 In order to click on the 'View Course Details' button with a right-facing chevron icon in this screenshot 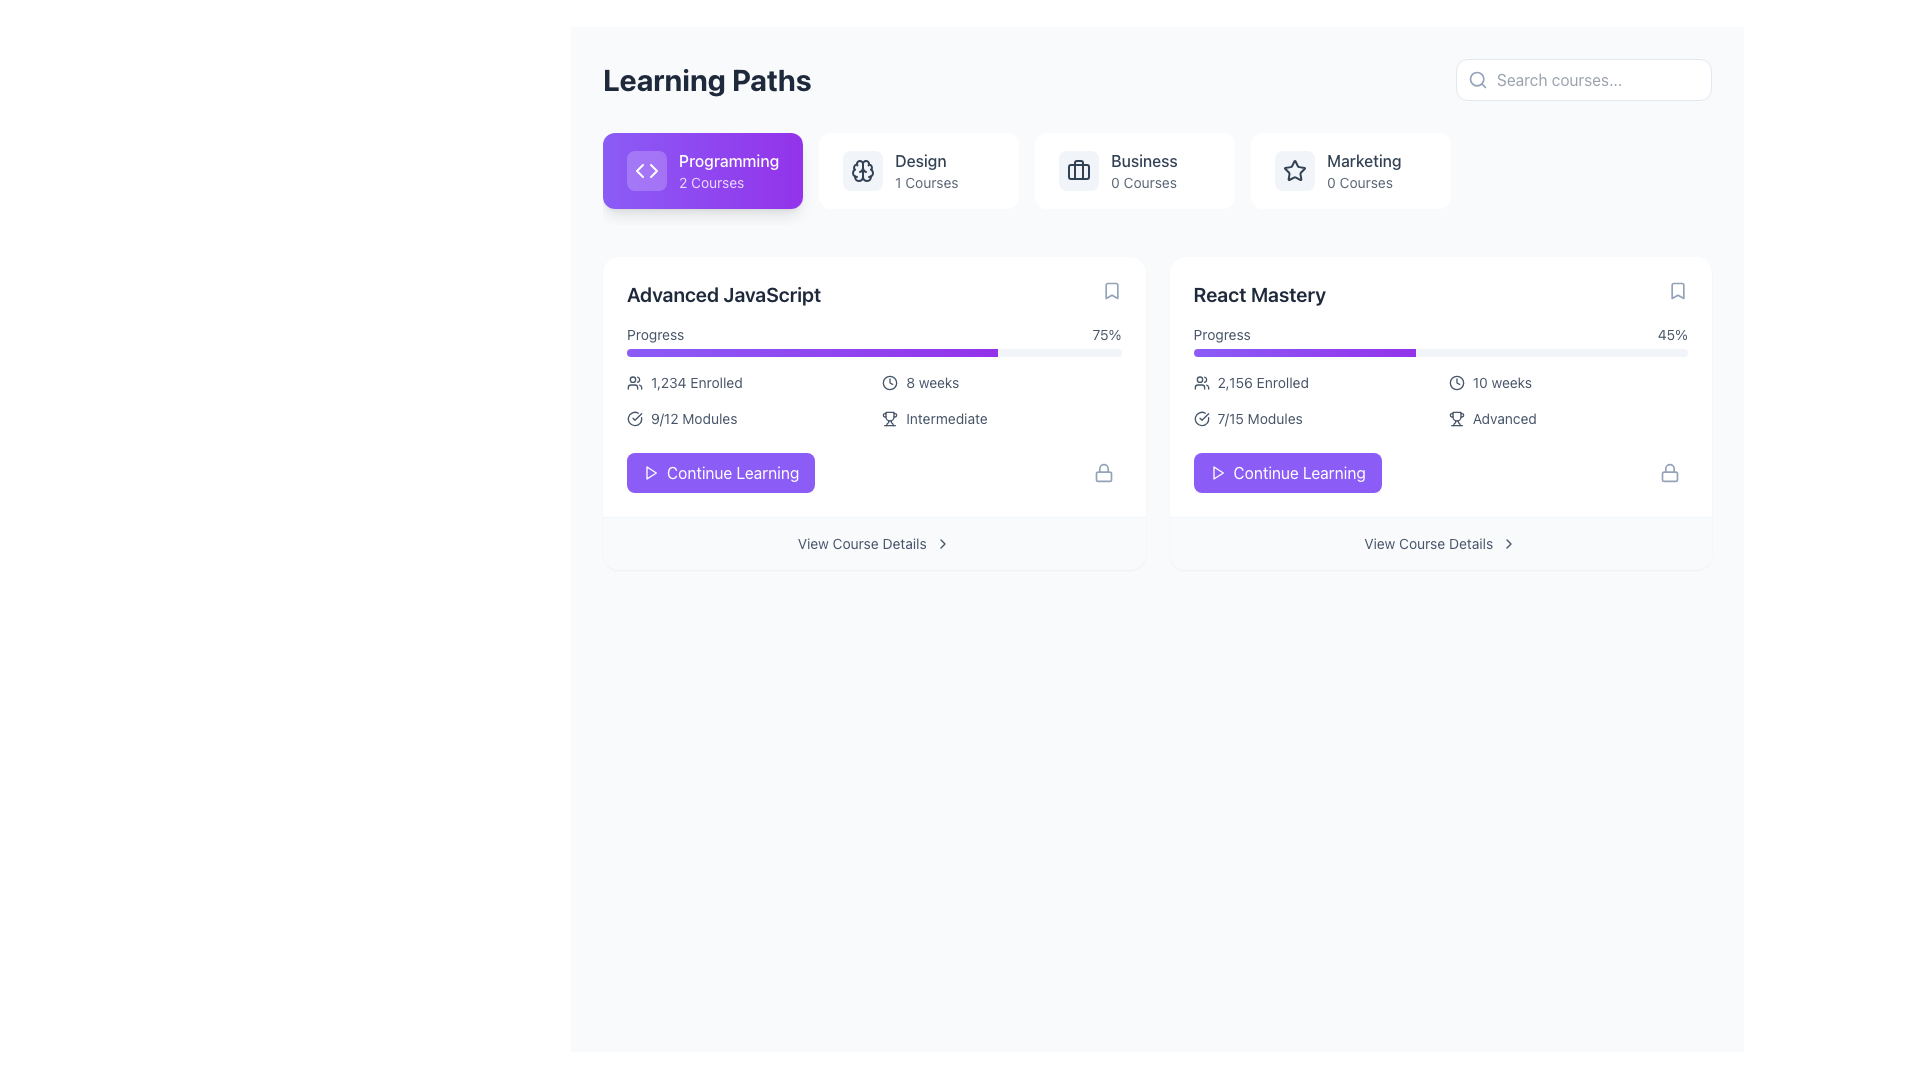, I will do `click(1440, 543)`.